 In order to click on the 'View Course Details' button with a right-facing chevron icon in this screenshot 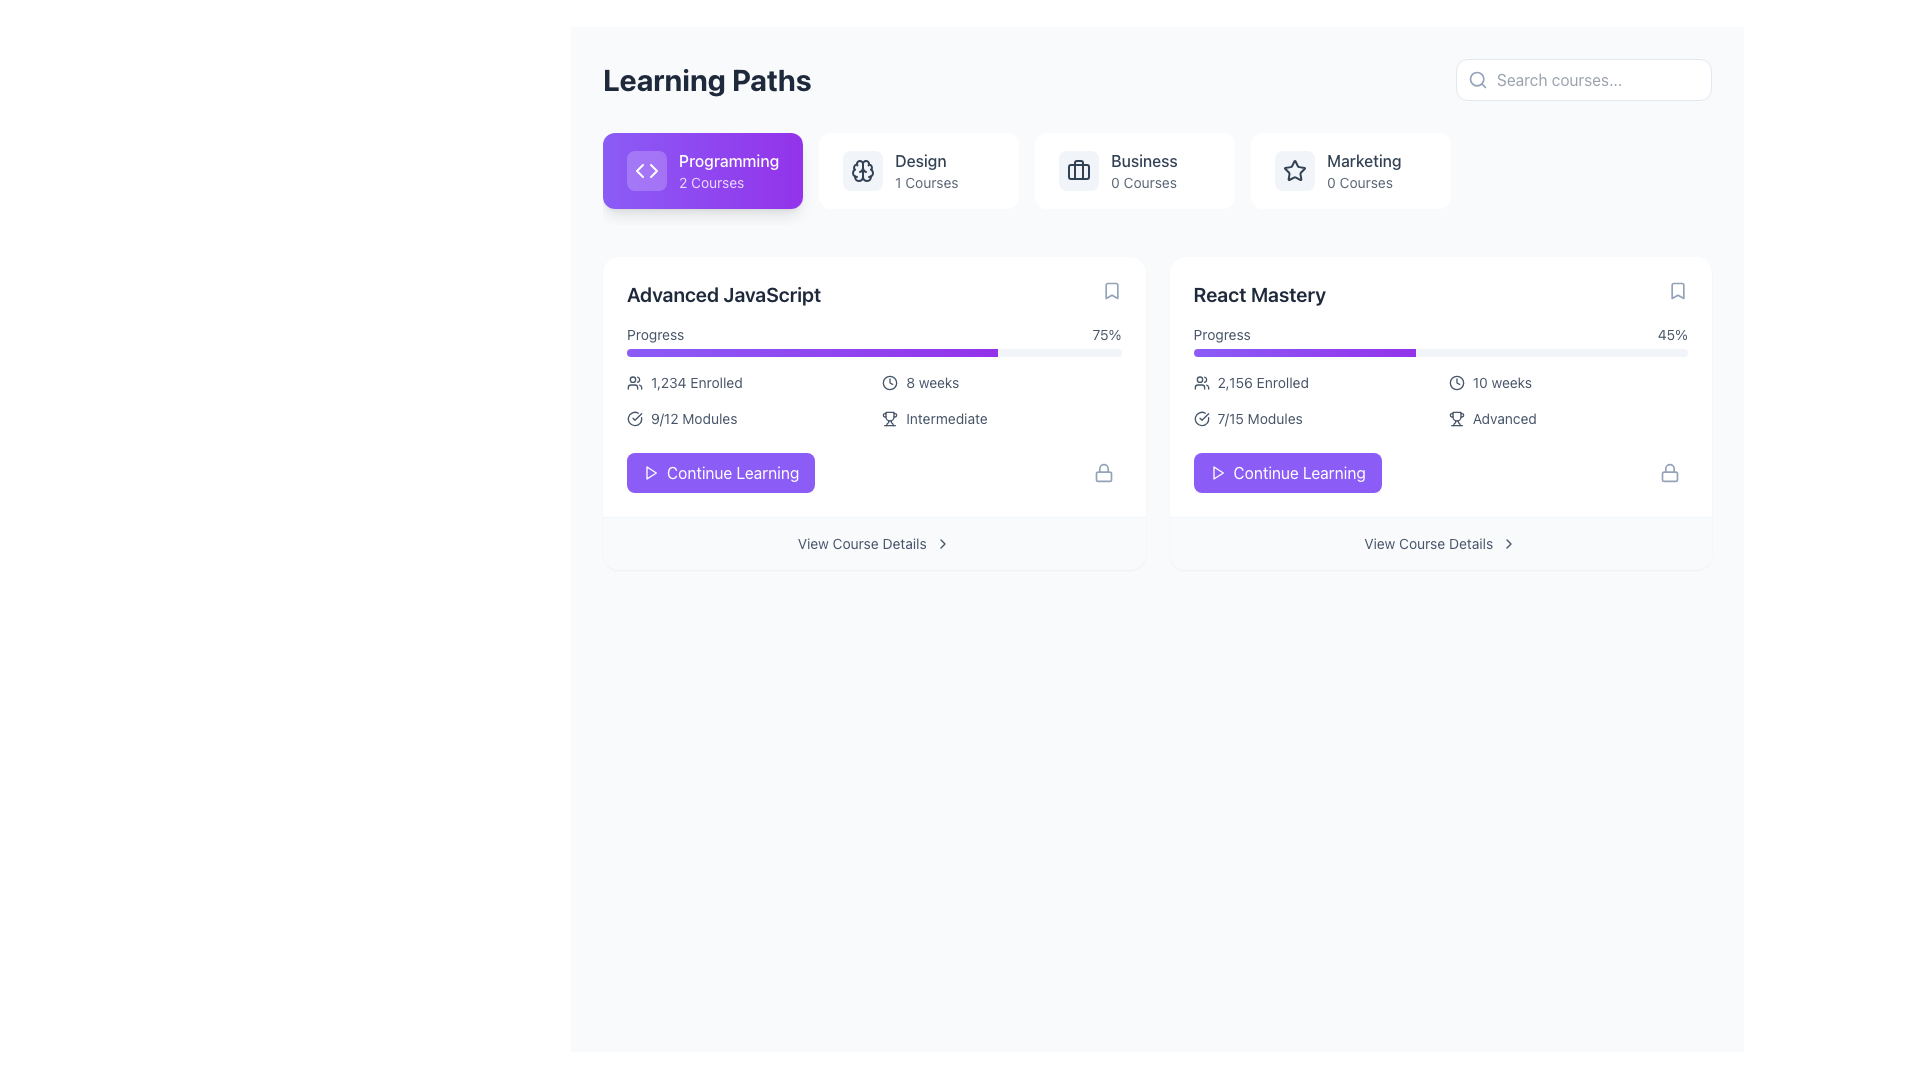, I will do `click(1440, 543)`.